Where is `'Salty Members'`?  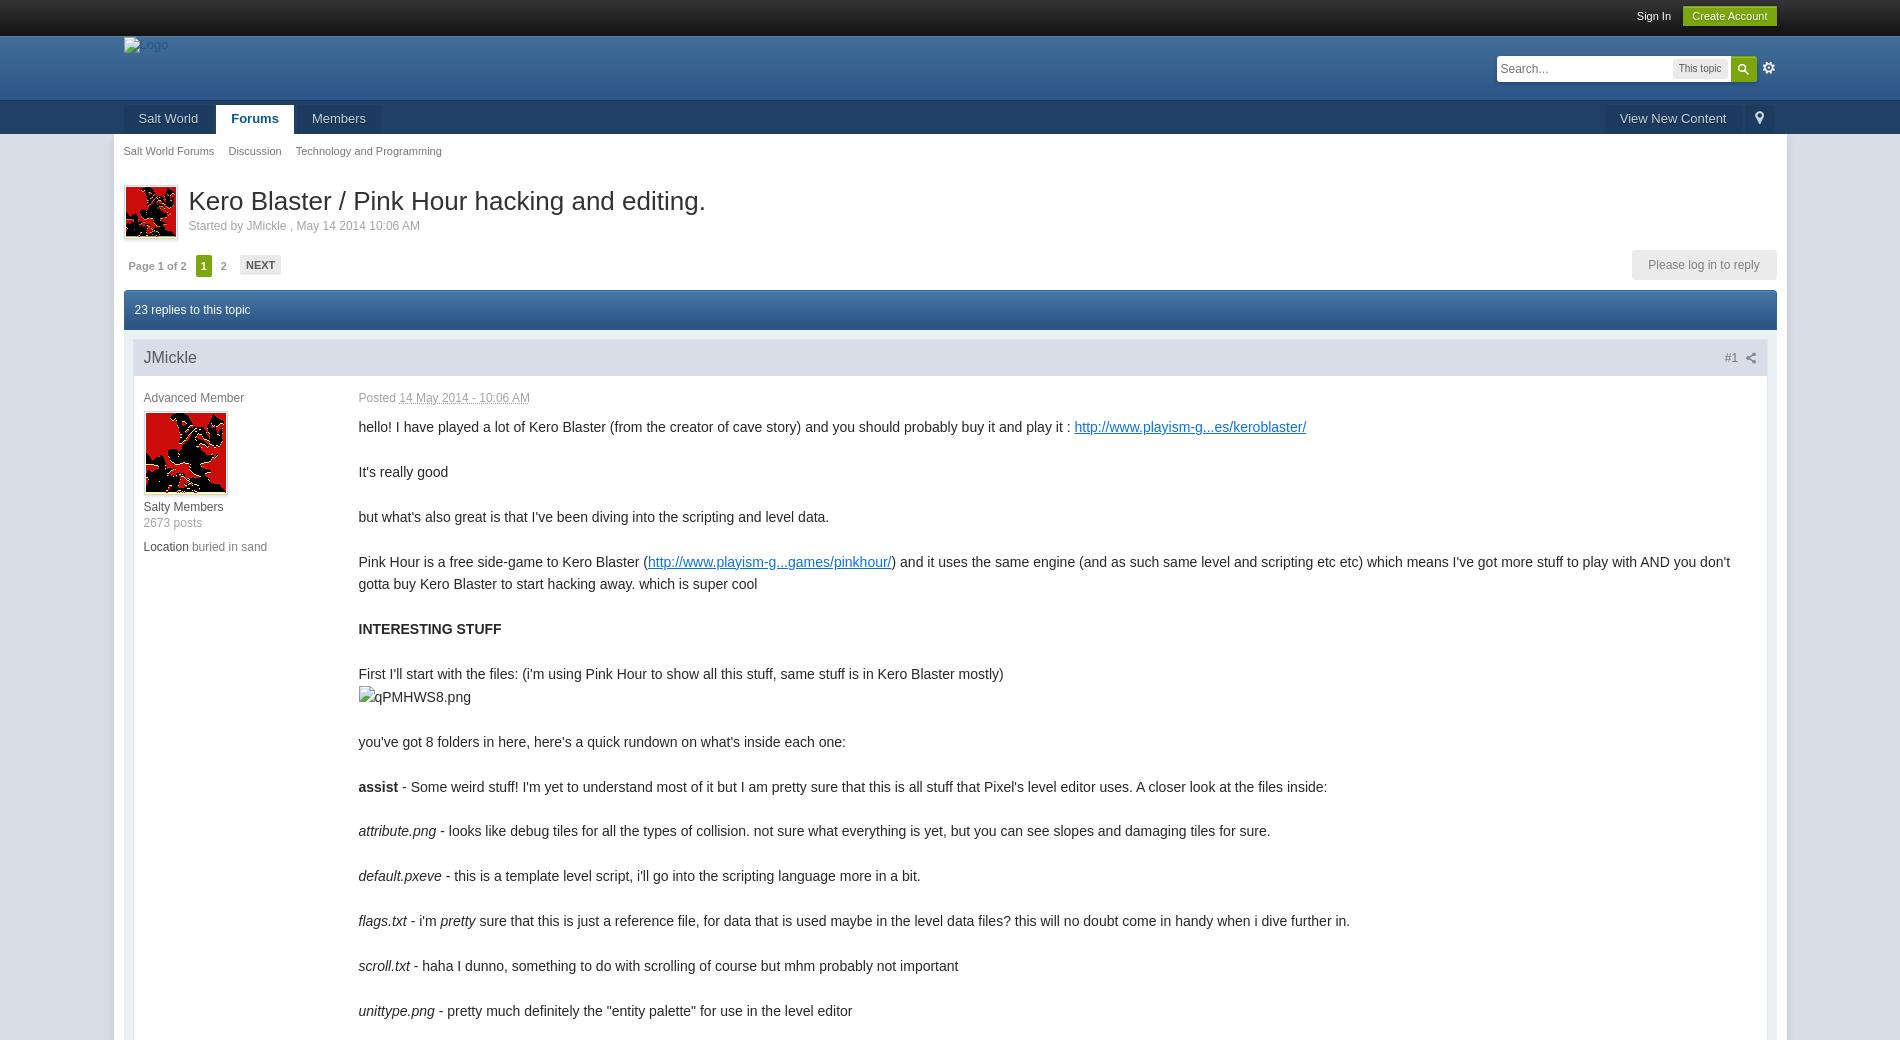
'Salty Members' is located at coordinates (143, 507).